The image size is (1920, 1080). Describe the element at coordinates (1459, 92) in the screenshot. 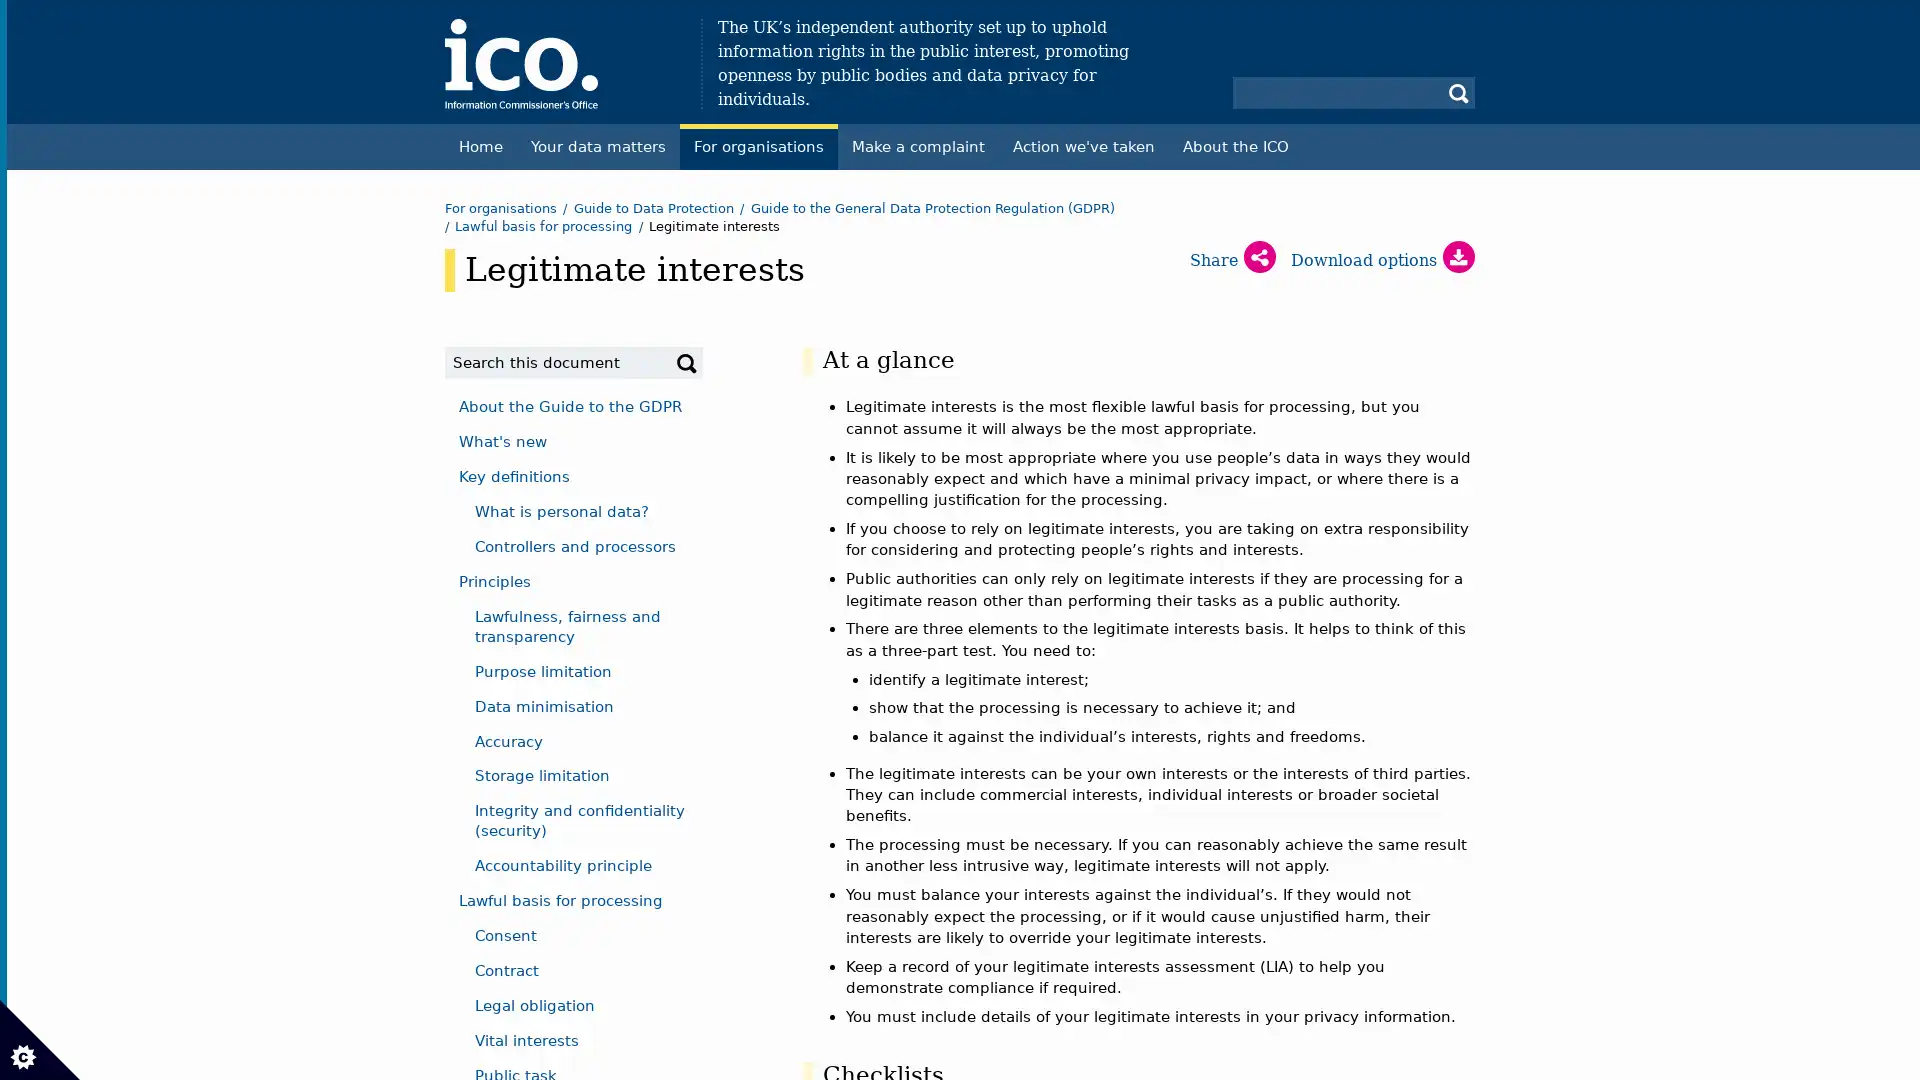

I see `Search` at that location.